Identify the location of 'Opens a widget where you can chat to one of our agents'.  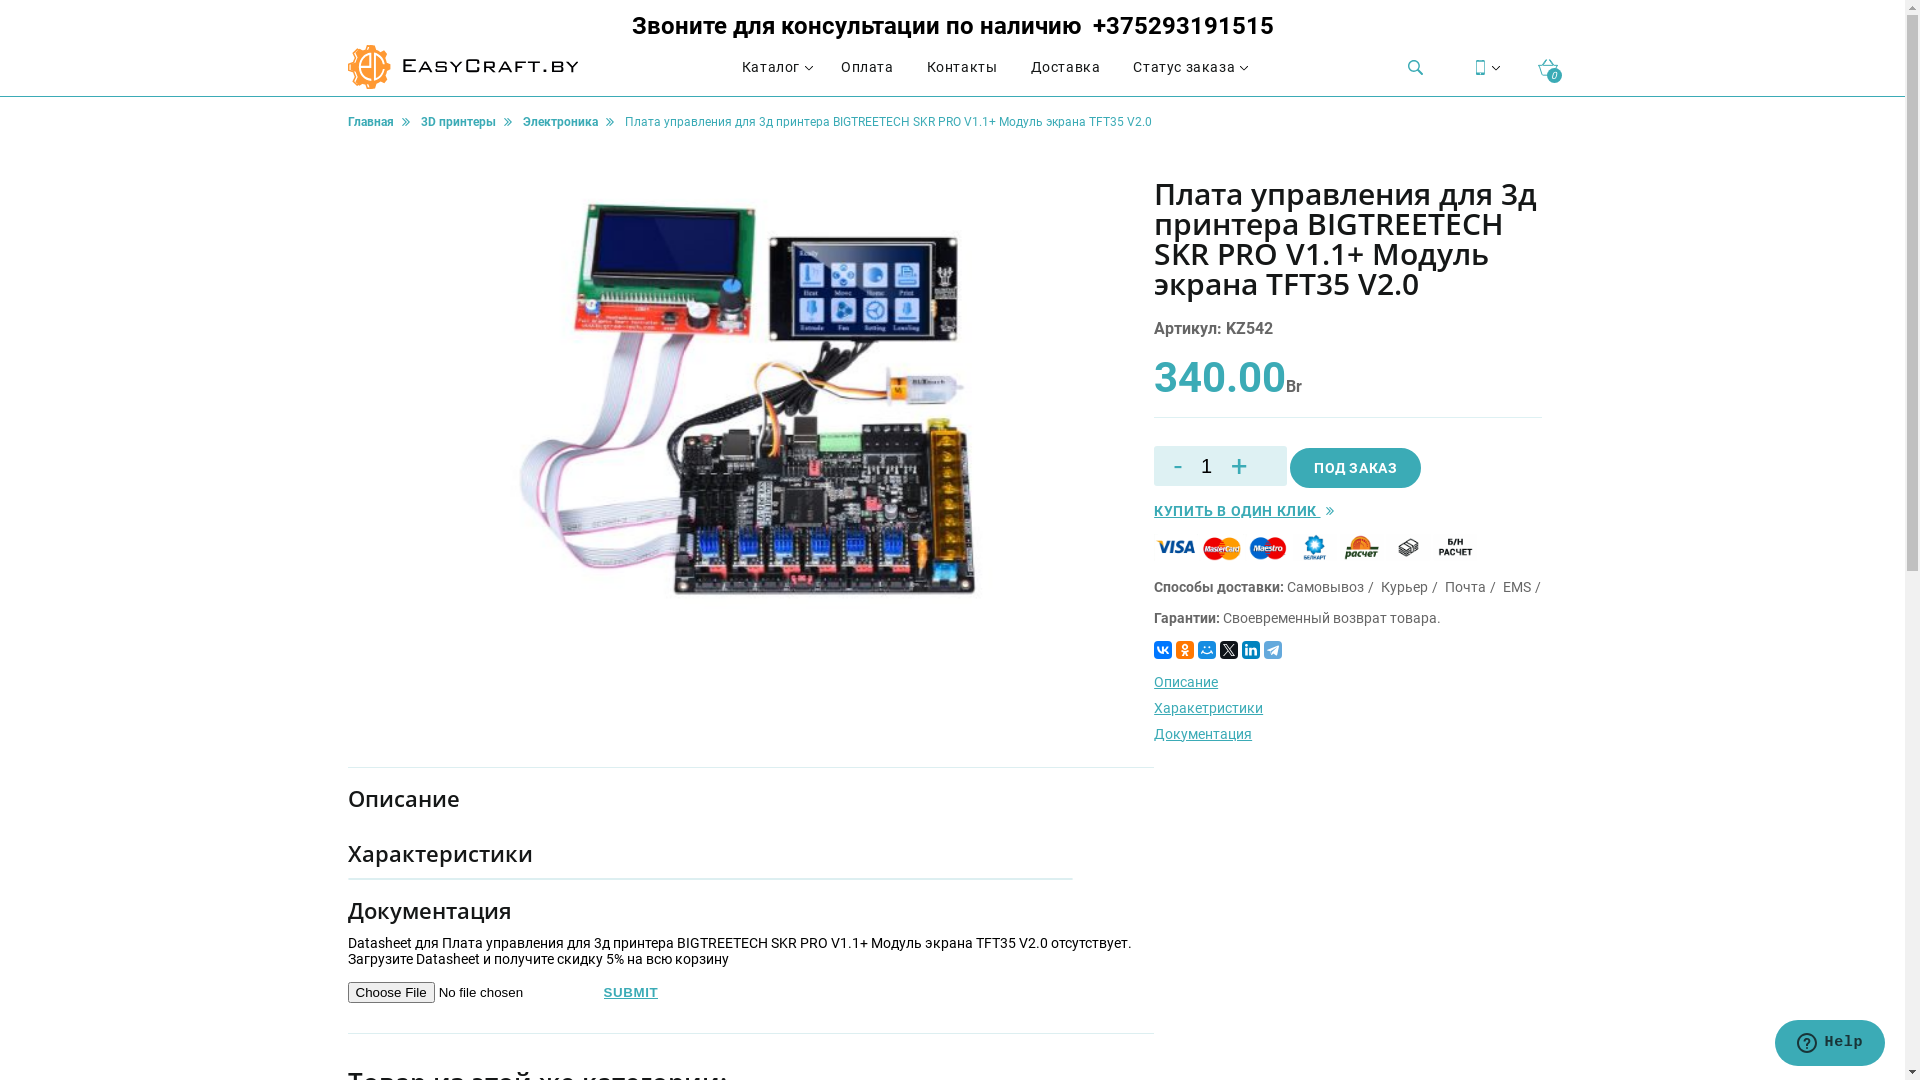
(1829, 1044).